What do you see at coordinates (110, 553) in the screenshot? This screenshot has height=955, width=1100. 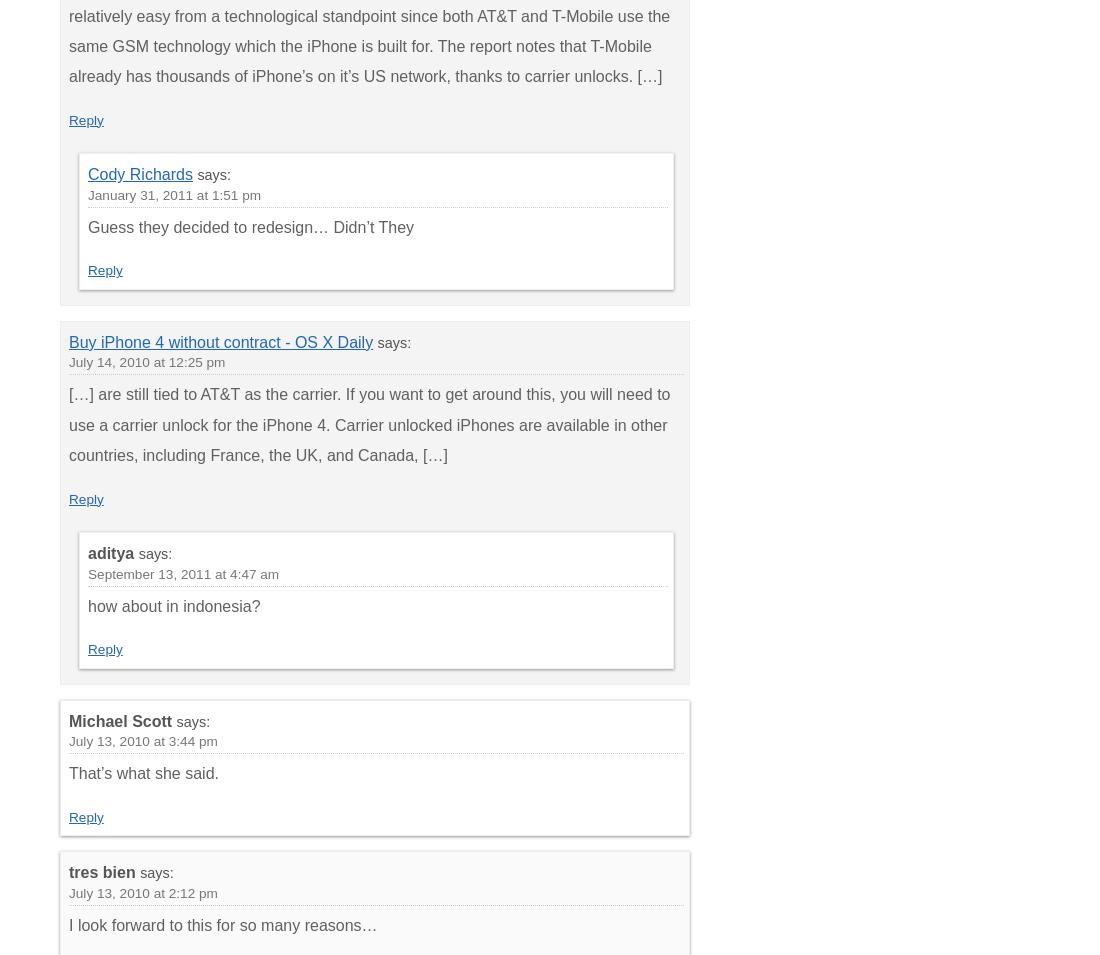 I see `'aditya'` at bounding box center [110, 553].